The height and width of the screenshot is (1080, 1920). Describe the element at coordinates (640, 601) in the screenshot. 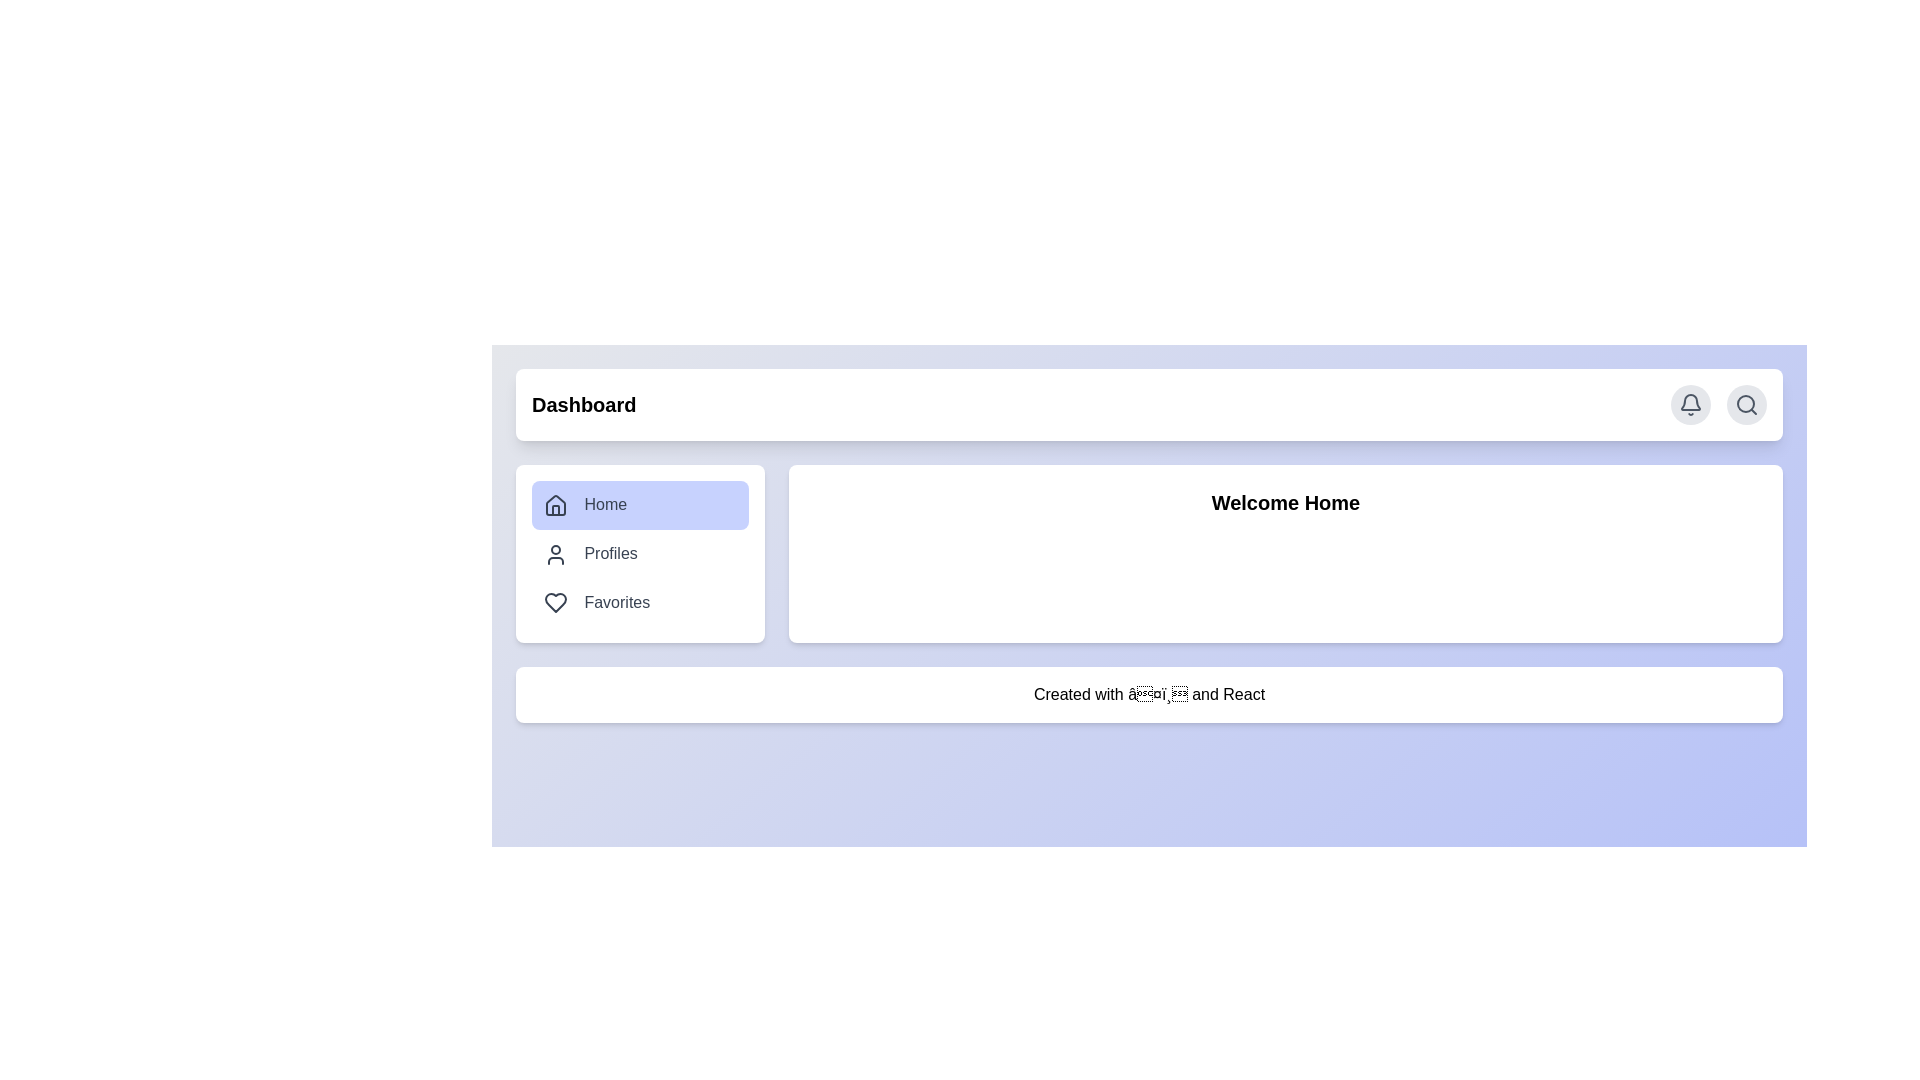

I see `the third button in the vertical column of the sidebar` at that location.